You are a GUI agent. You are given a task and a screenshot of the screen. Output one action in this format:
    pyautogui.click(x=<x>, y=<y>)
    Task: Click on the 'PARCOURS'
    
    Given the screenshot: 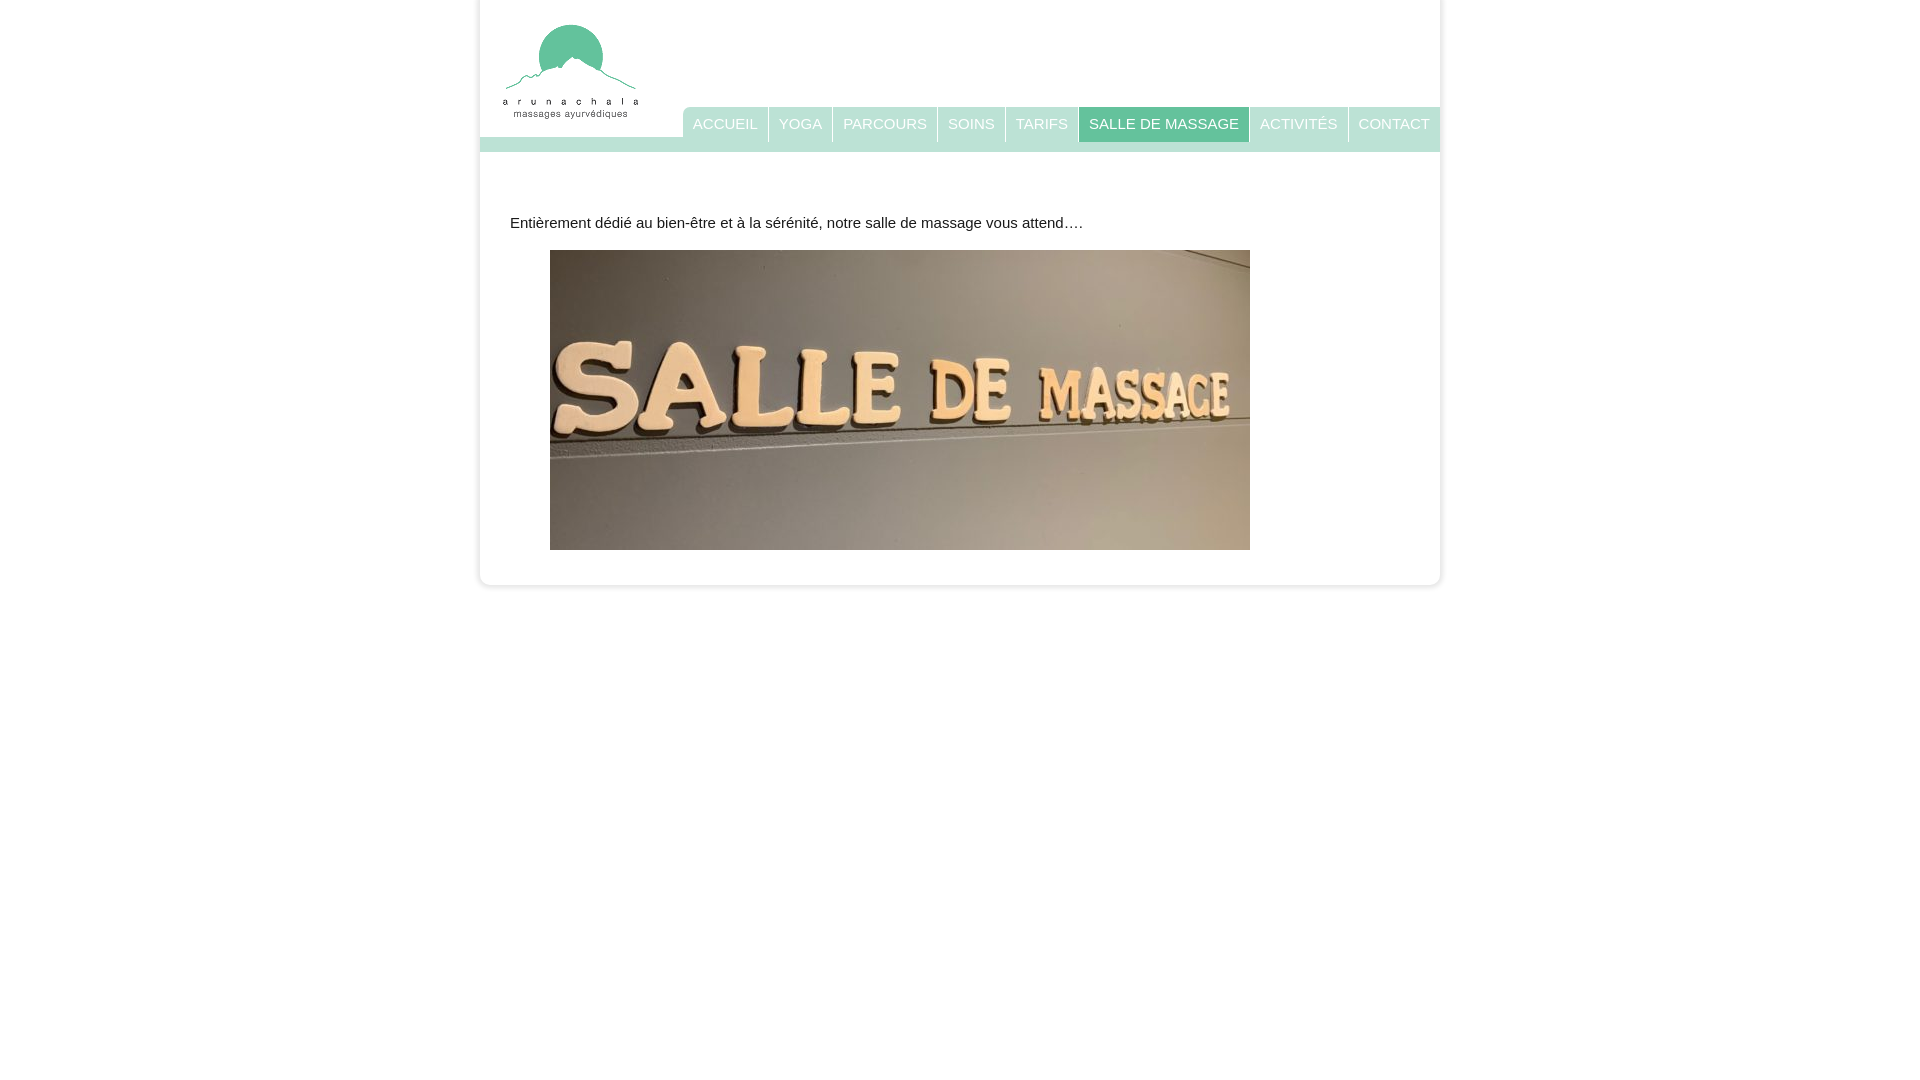 What is the action you would take?
    pyautogui.click(x=883, y=123)
    